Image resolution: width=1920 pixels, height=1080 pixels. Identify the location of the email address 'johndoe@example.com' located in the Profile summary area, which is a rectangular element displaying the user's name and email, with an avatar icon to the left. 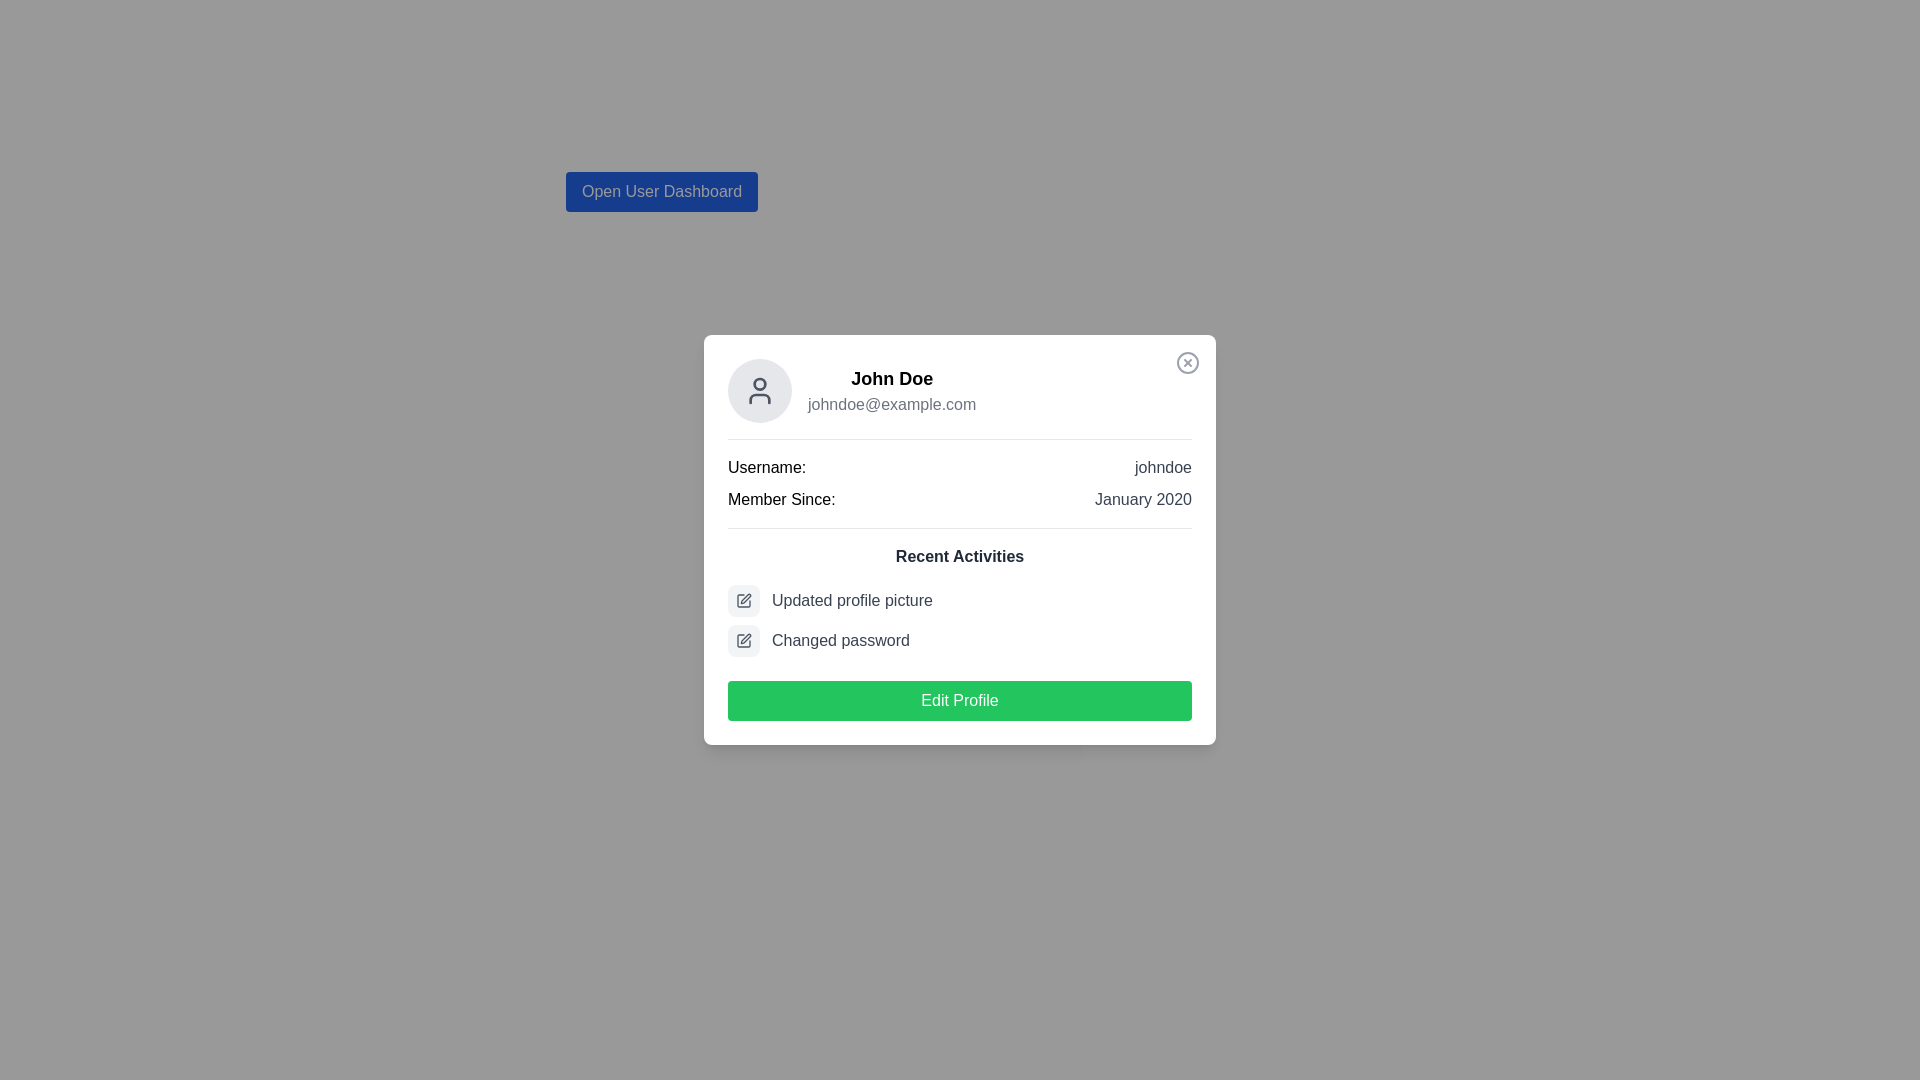
(960, 398).